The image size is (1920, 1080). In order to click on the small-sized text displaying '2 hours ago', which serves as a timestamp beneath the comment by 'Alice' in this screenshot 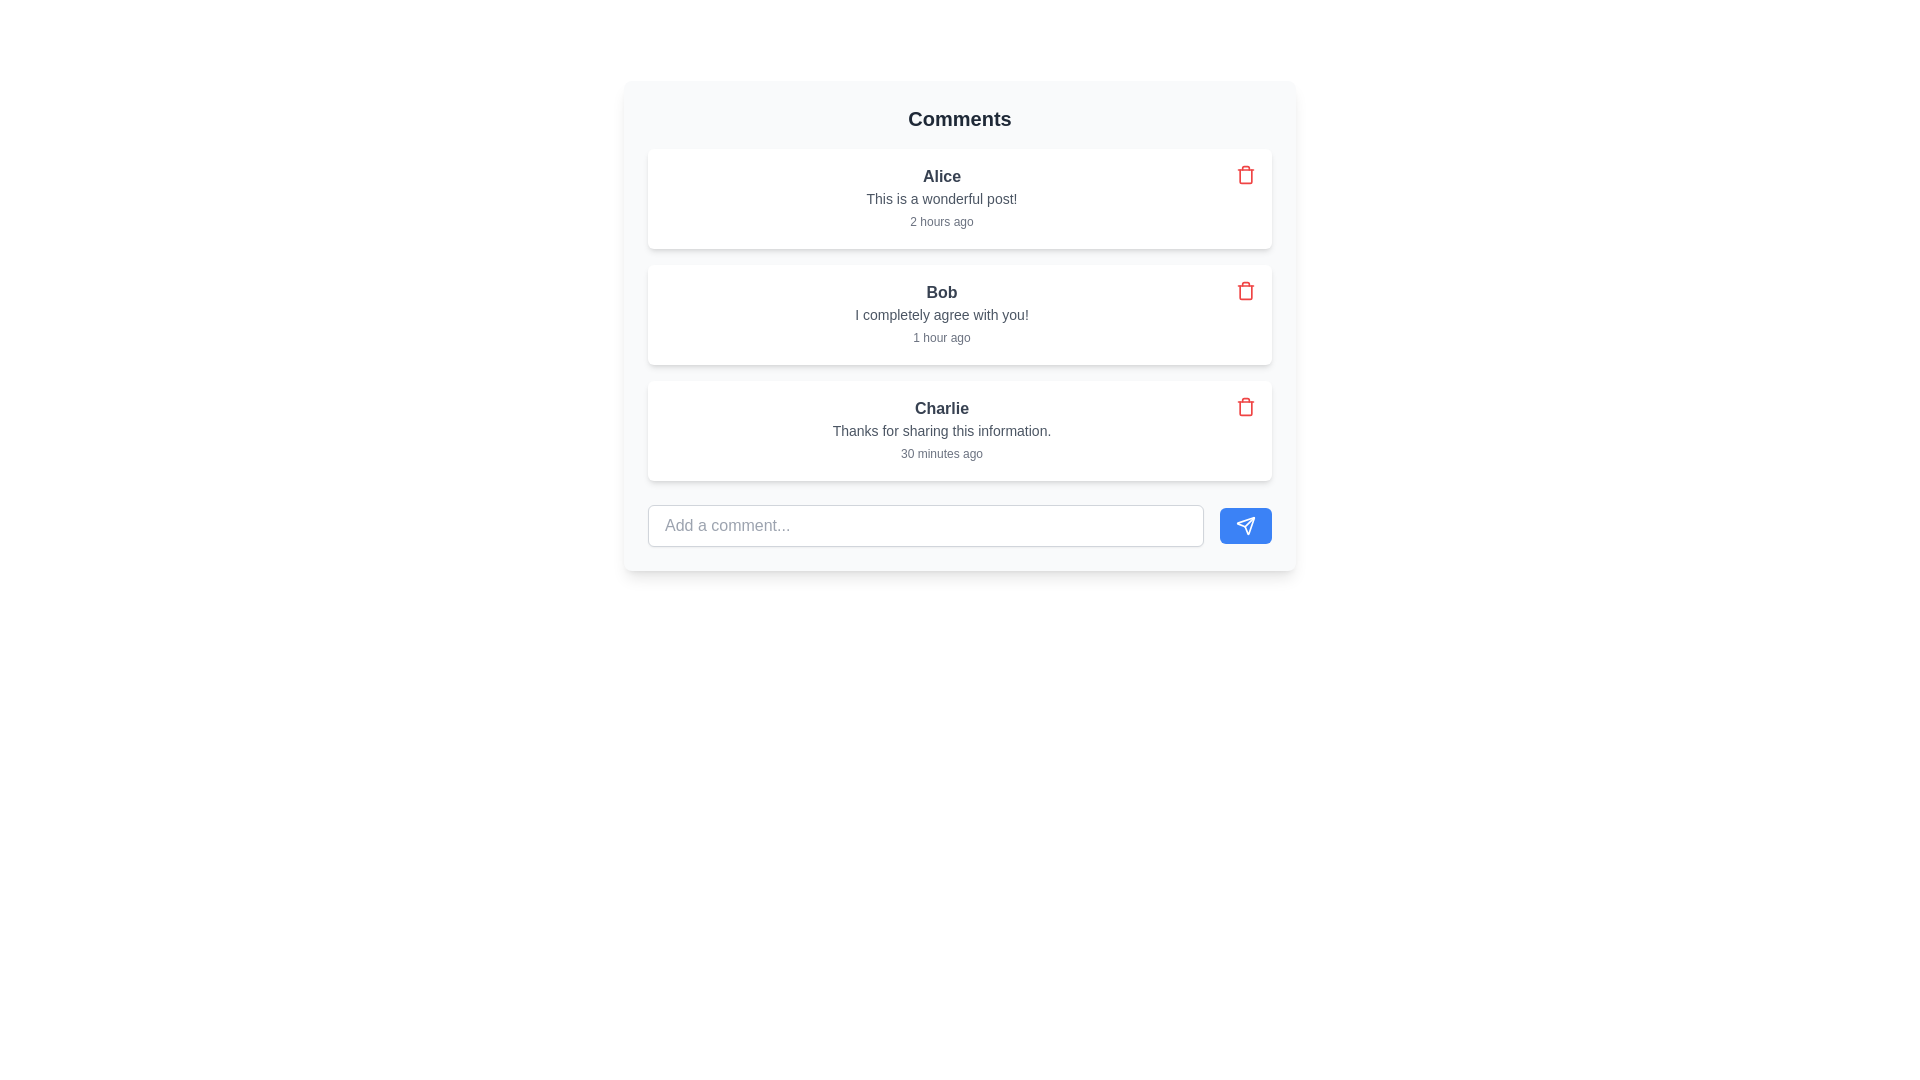, I will do `click(940, 222)`.